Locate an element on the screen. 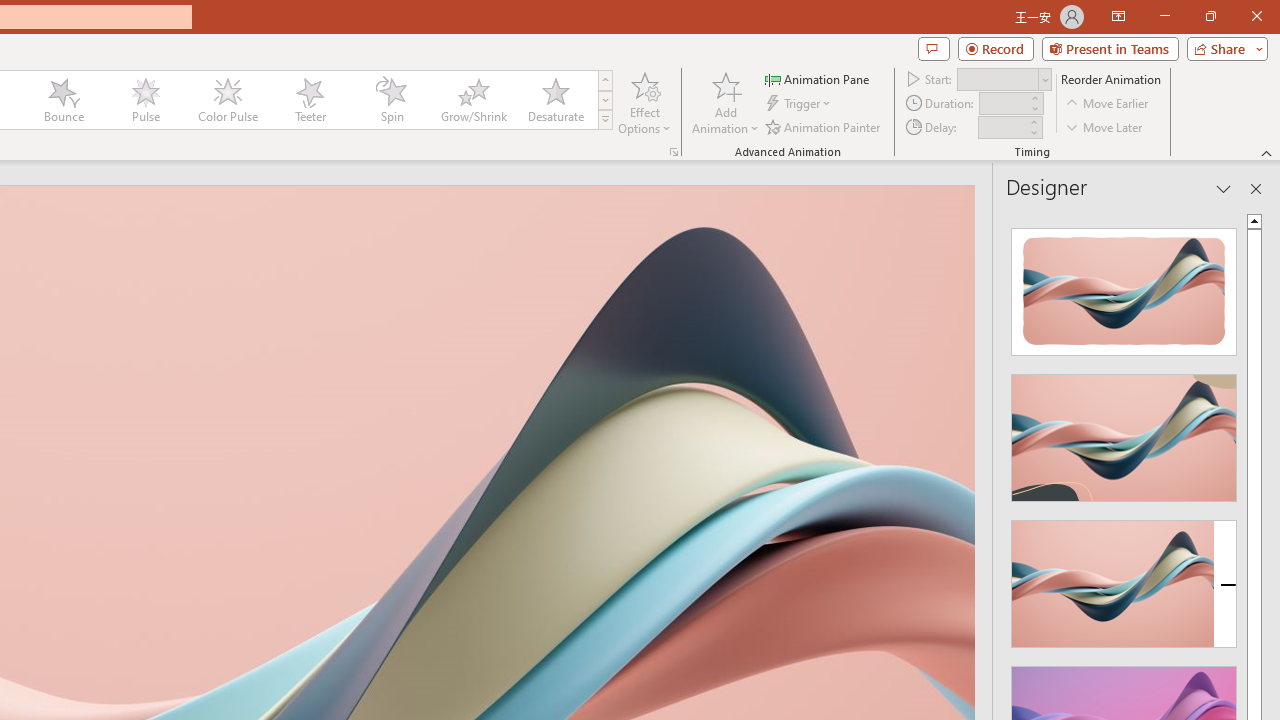  'Class: NetUIImage' is located at coordinates (605, 119).